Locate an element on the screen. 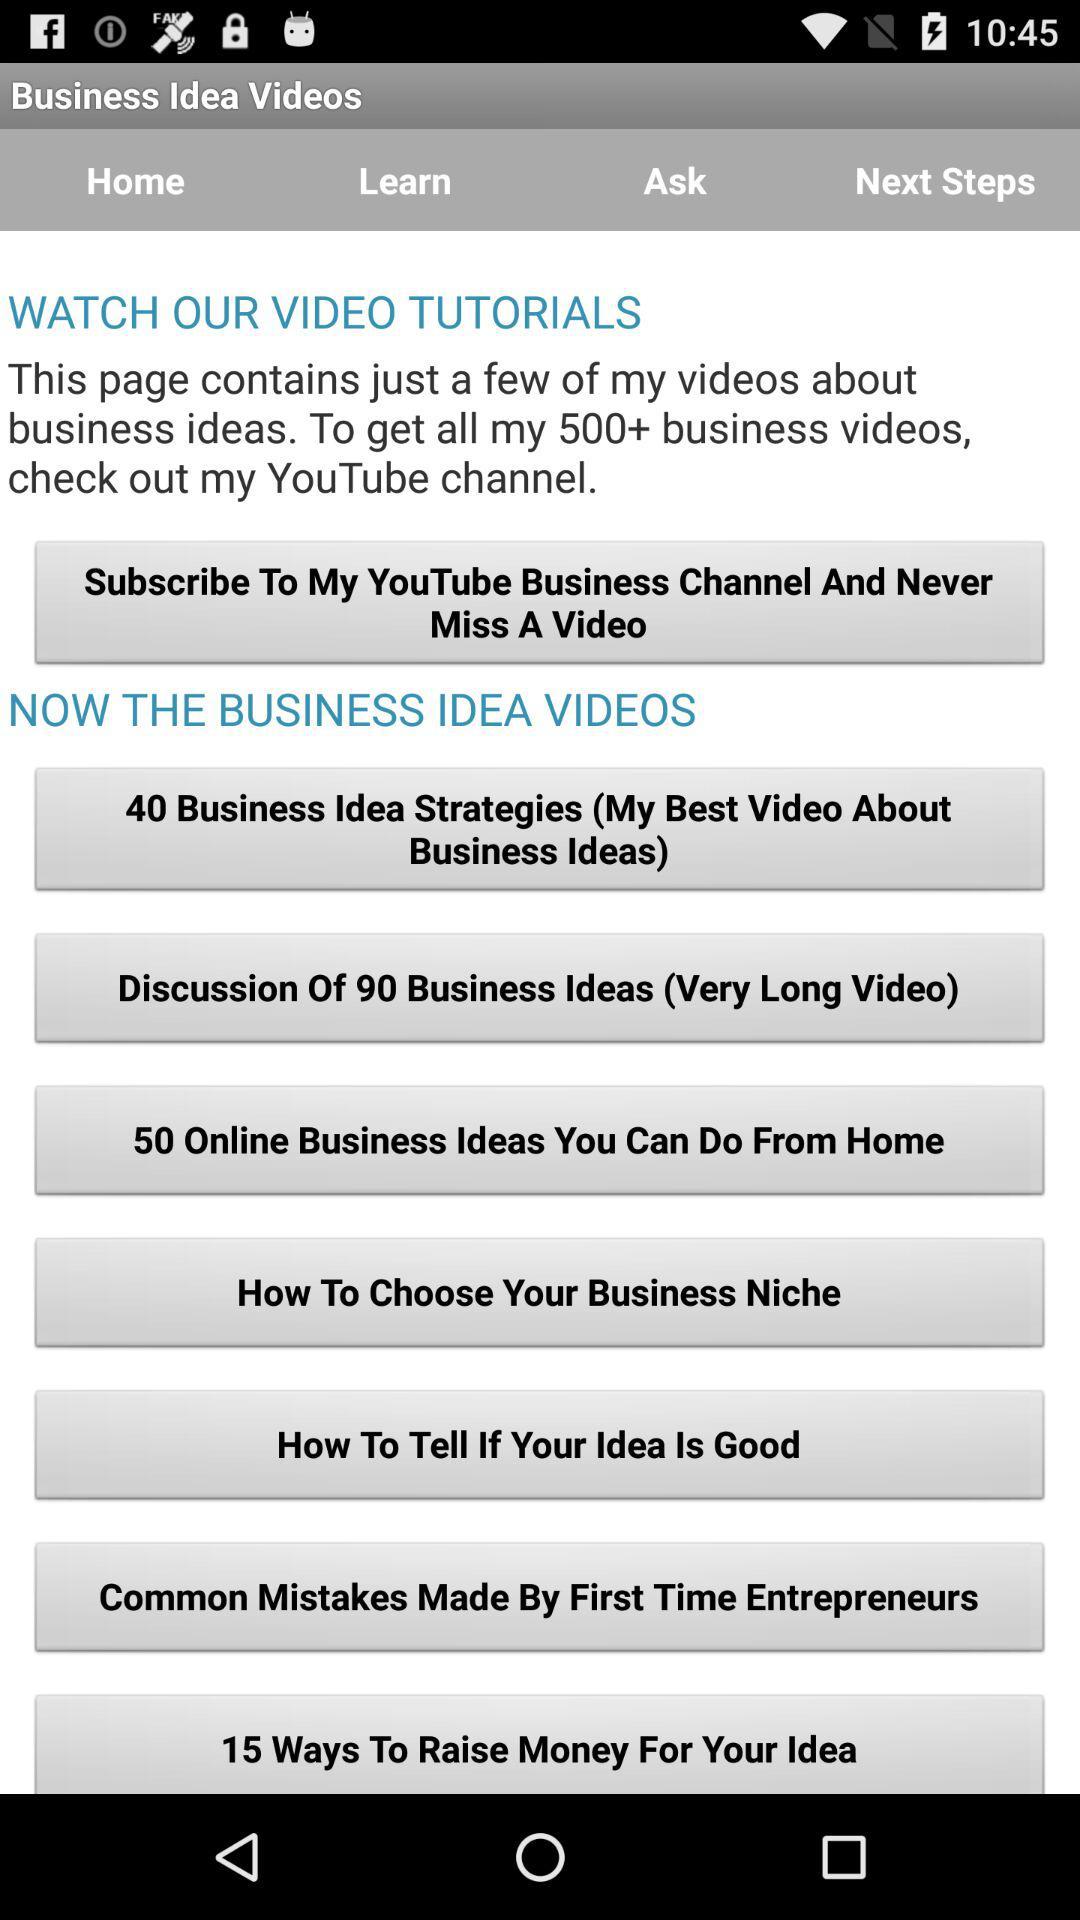 This screenshot has width=1080, height=1920. the button below the discussion of 90 item is located at coordinates (540, 1146).